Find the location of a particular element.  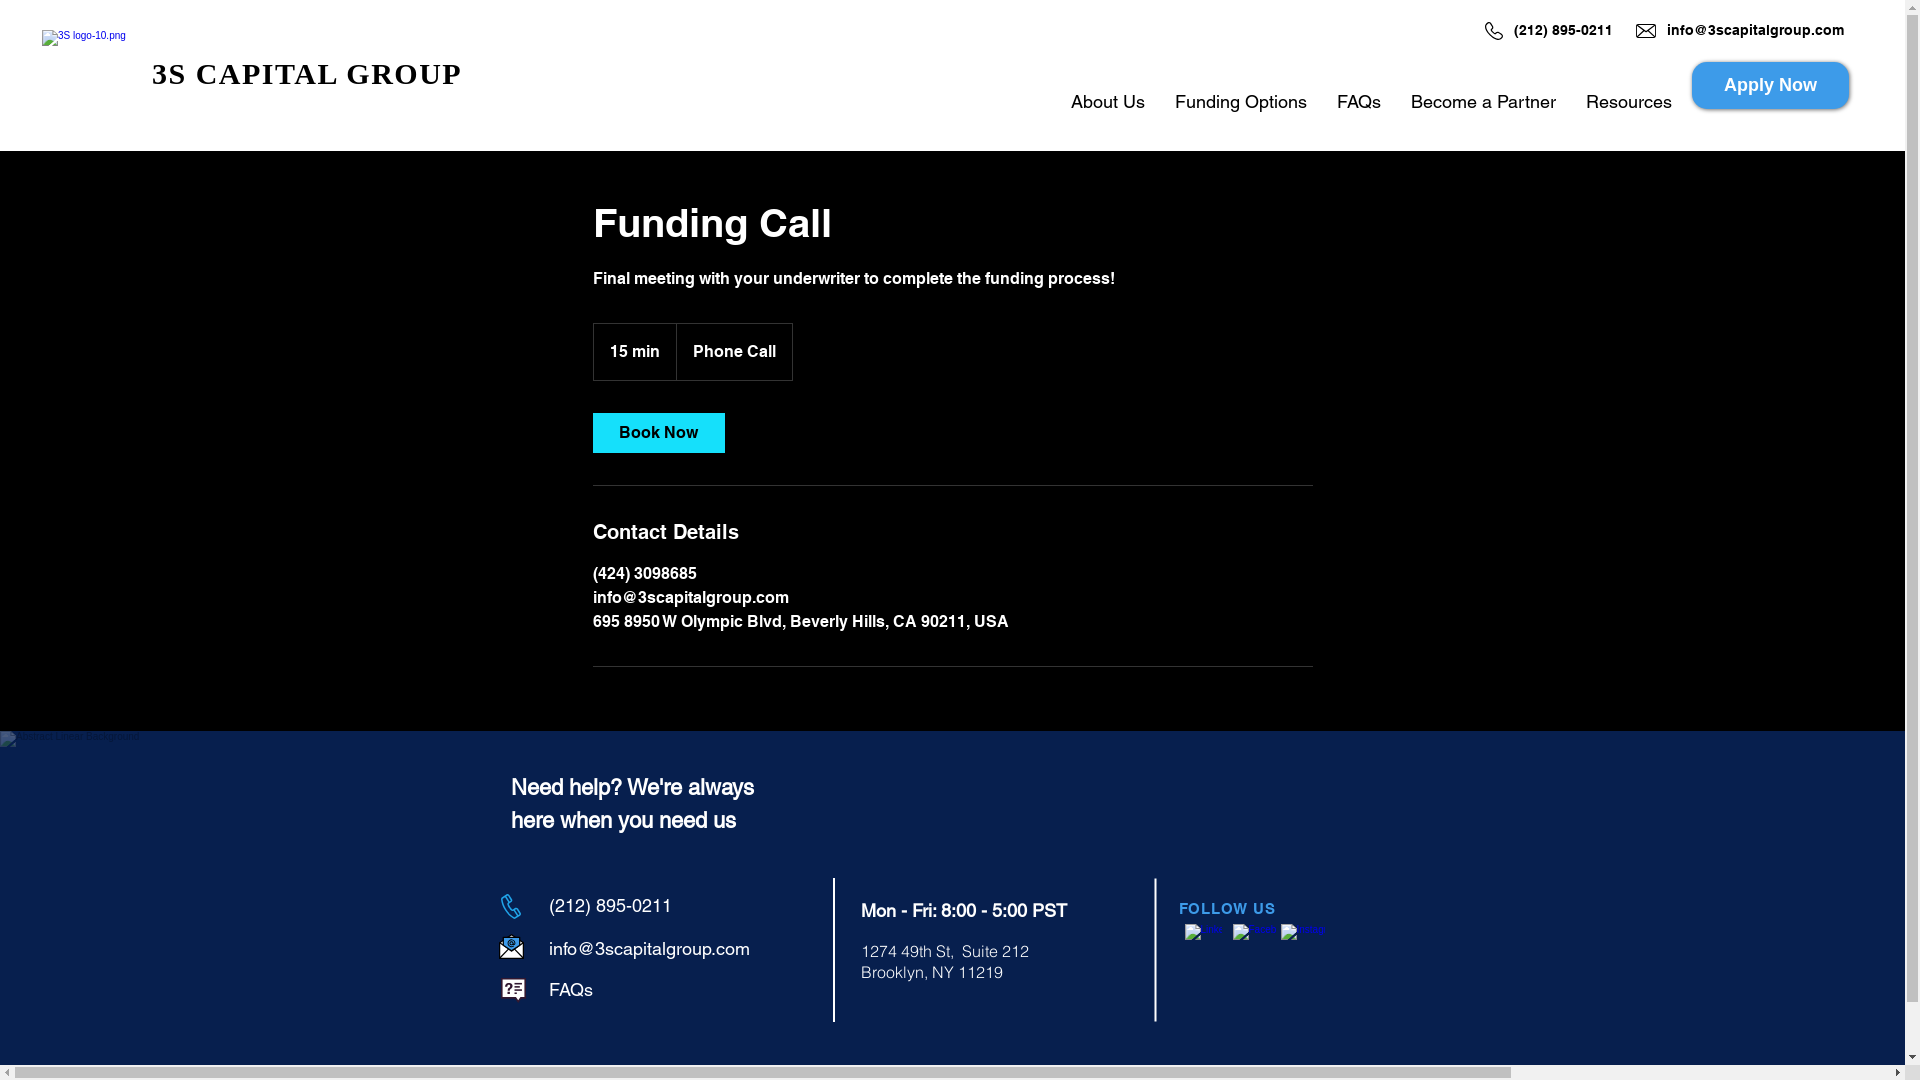

'About Us' is located at coordinates (1107, 101).